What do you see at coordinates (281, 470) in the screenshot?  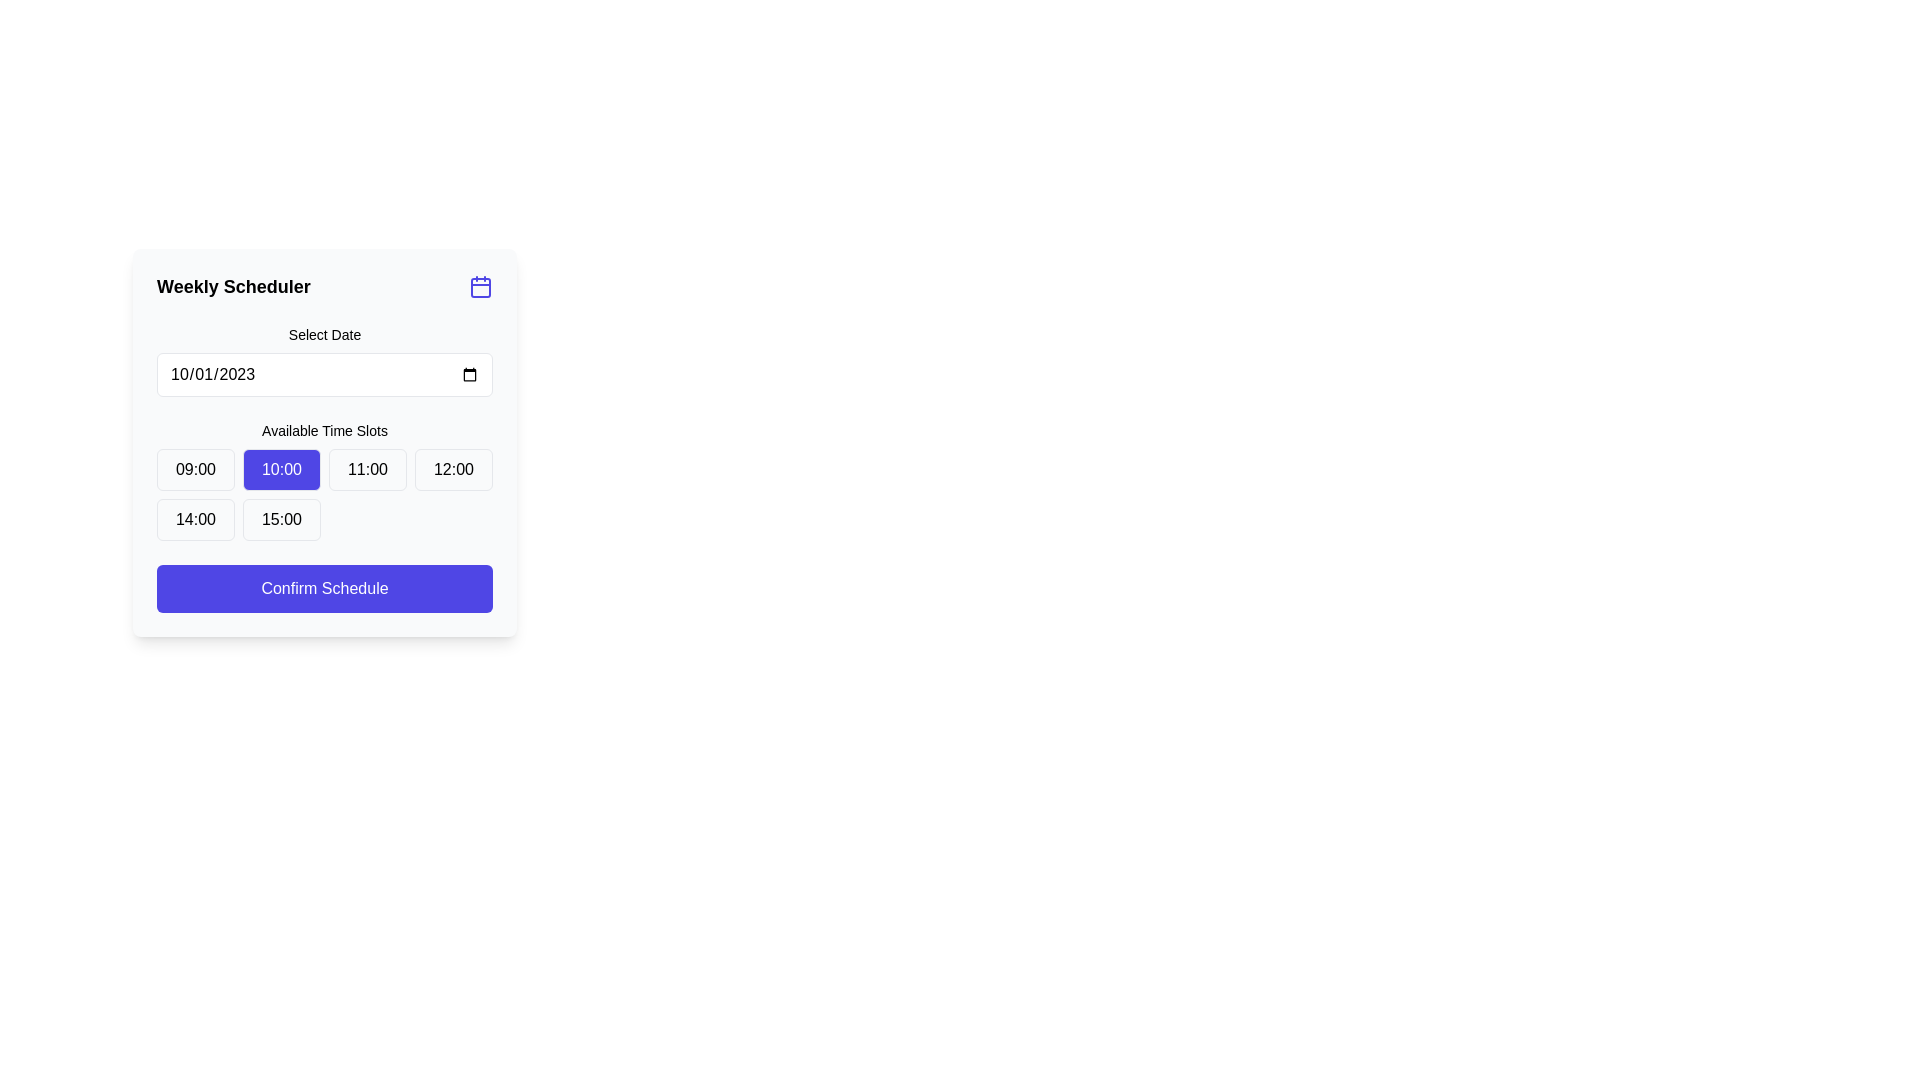 I see `the time slot button labeled '10:00' with a blue background` at bounding box center [281, 470].